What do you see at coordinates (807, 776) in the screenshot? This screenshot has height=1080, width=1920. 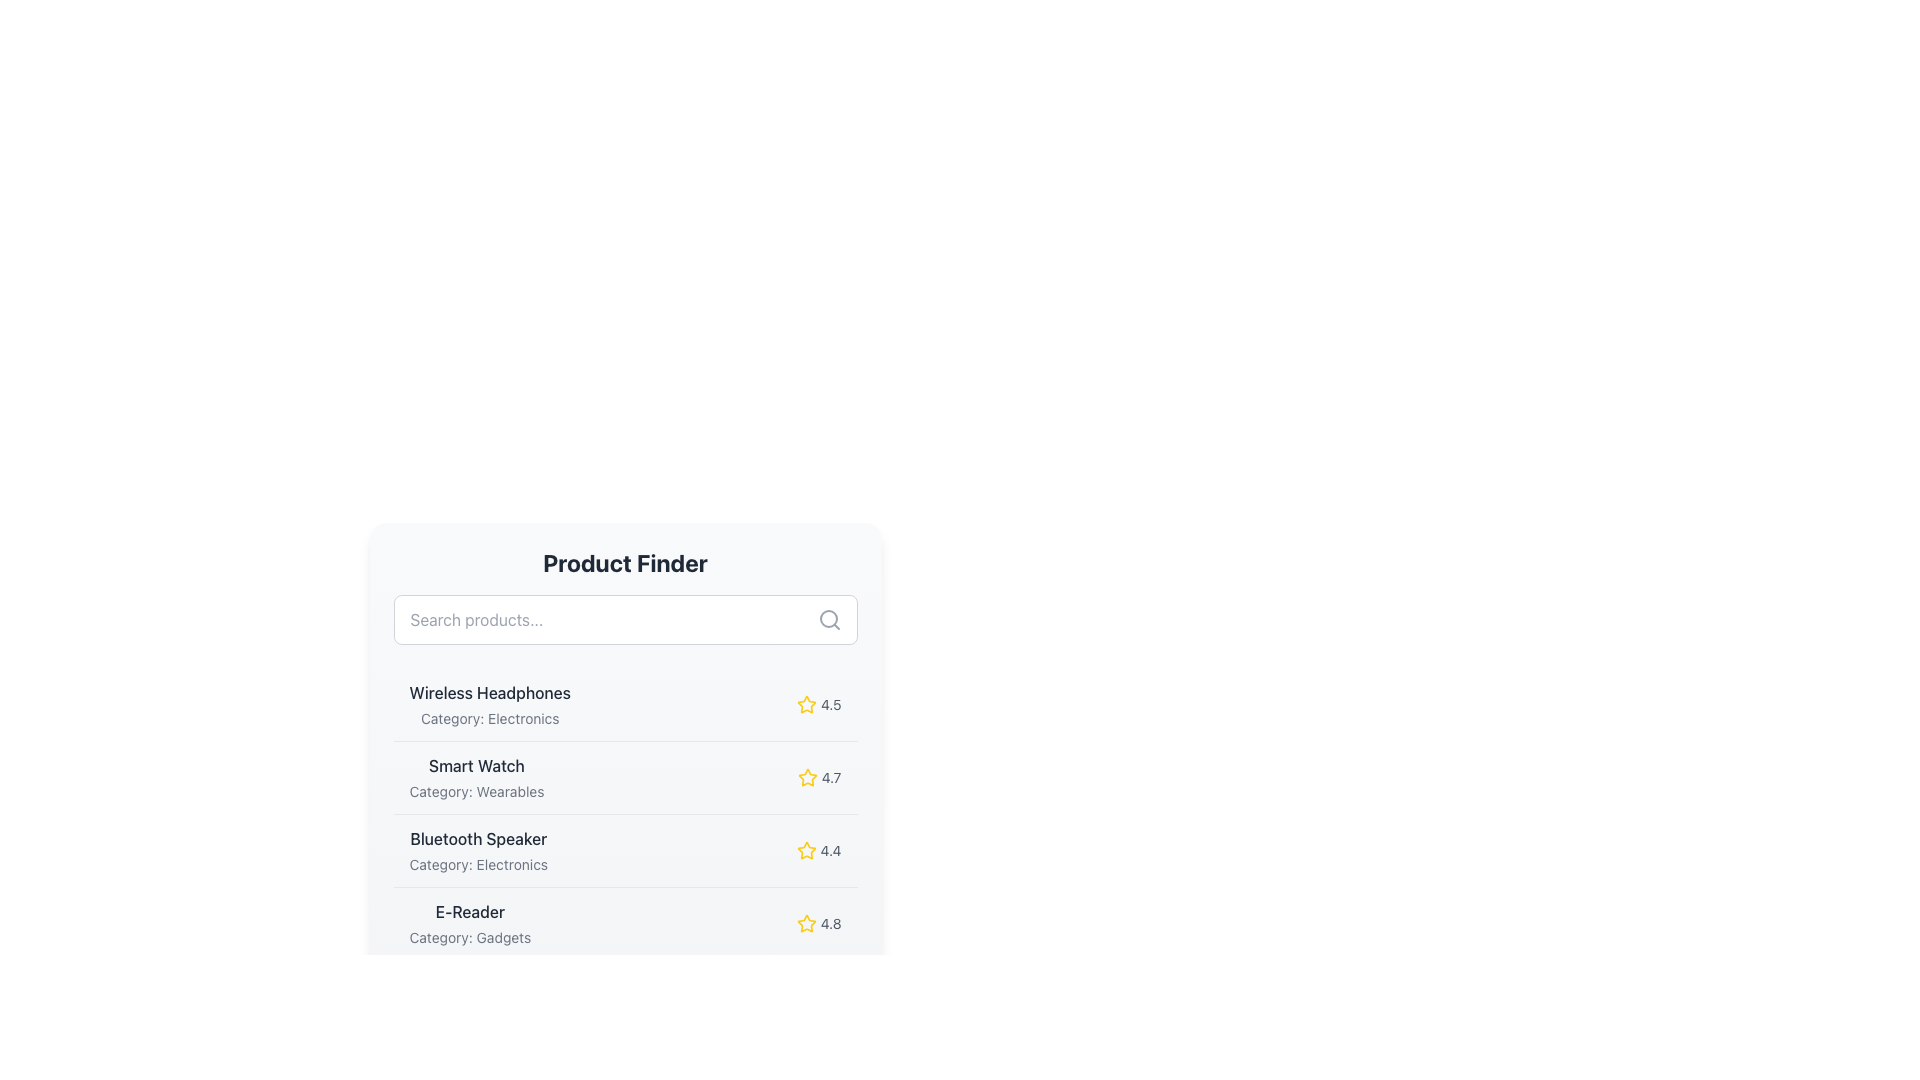 I see `the star-shaped yellow icon representing the rating for the 'Smart Watch' item, which is positioned to the right of the text 'Smart Watch' and aligns with the rating number '4.7'` at bounding box center [807, 776].